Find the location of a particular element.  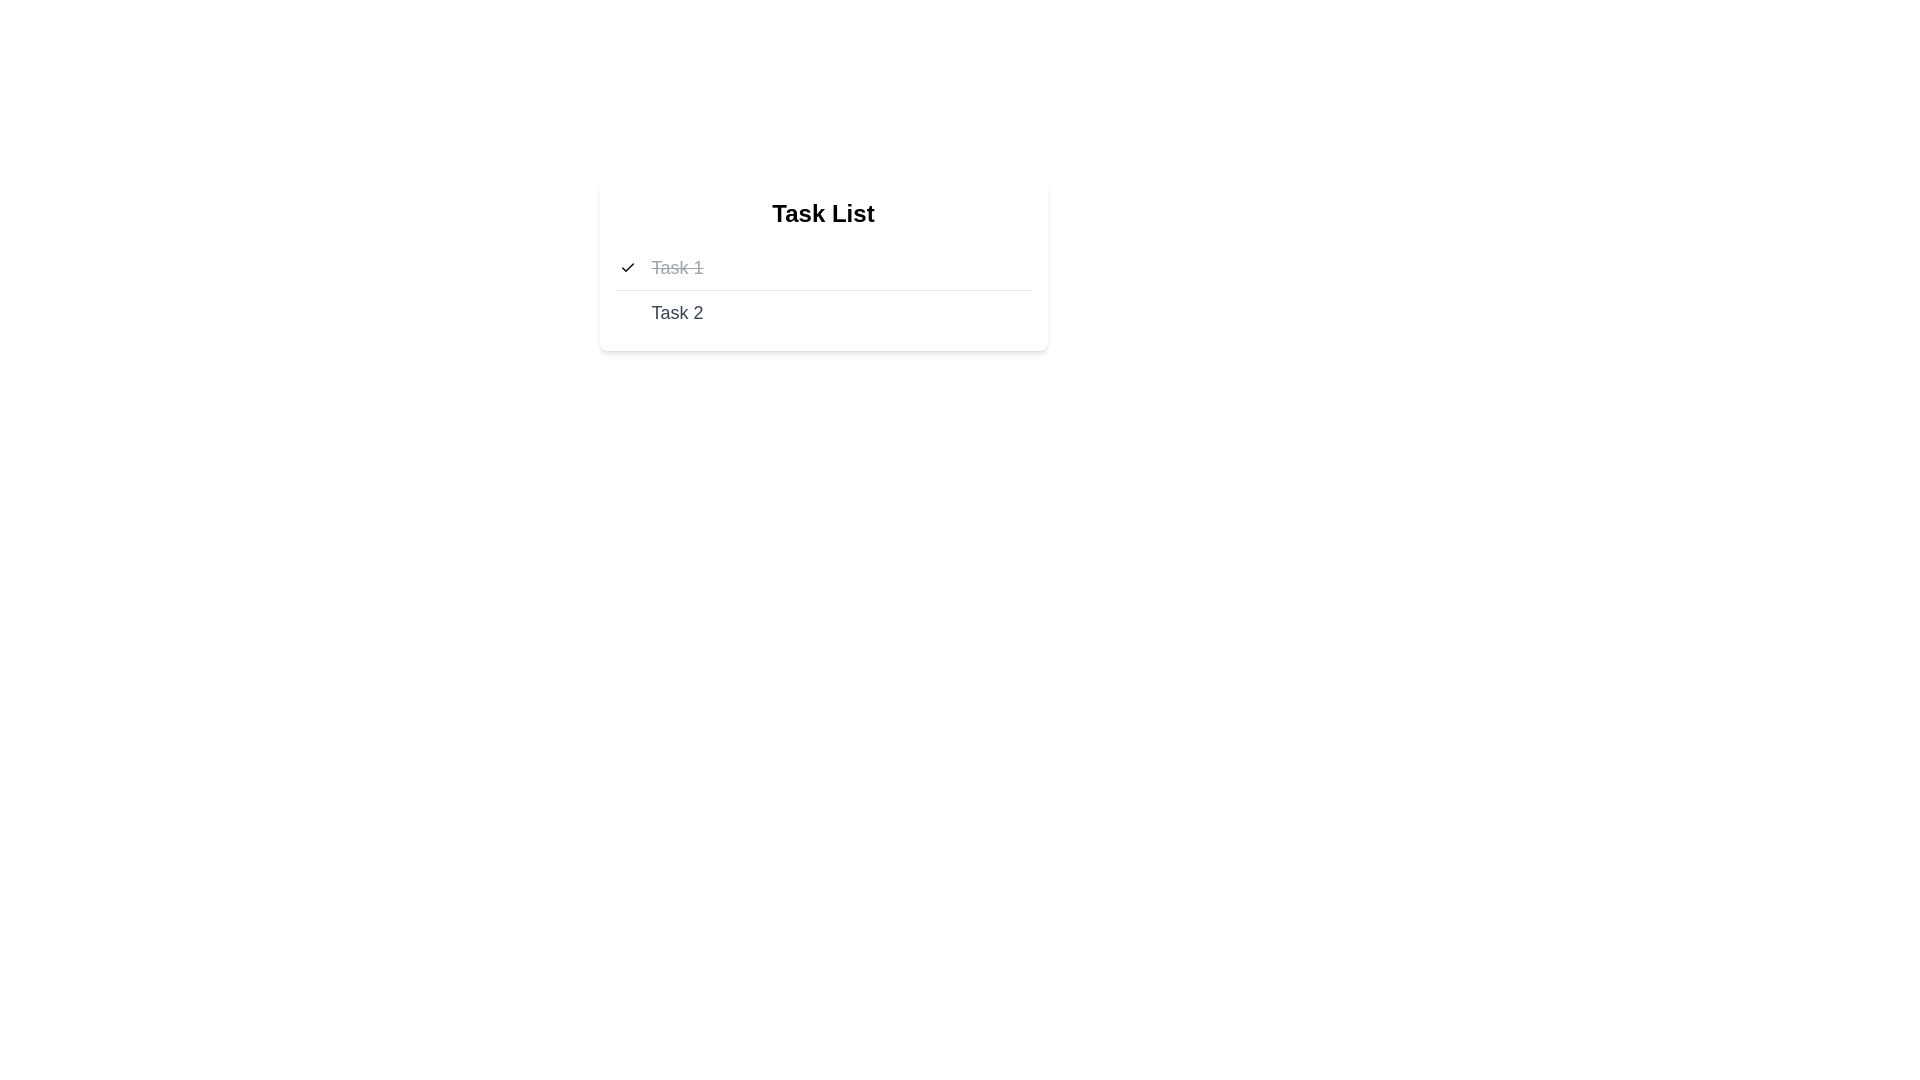

the static text heading that serves as a title for the content below, positioned at the top of a centered card containing tasks is located at coordinates (823, 213).